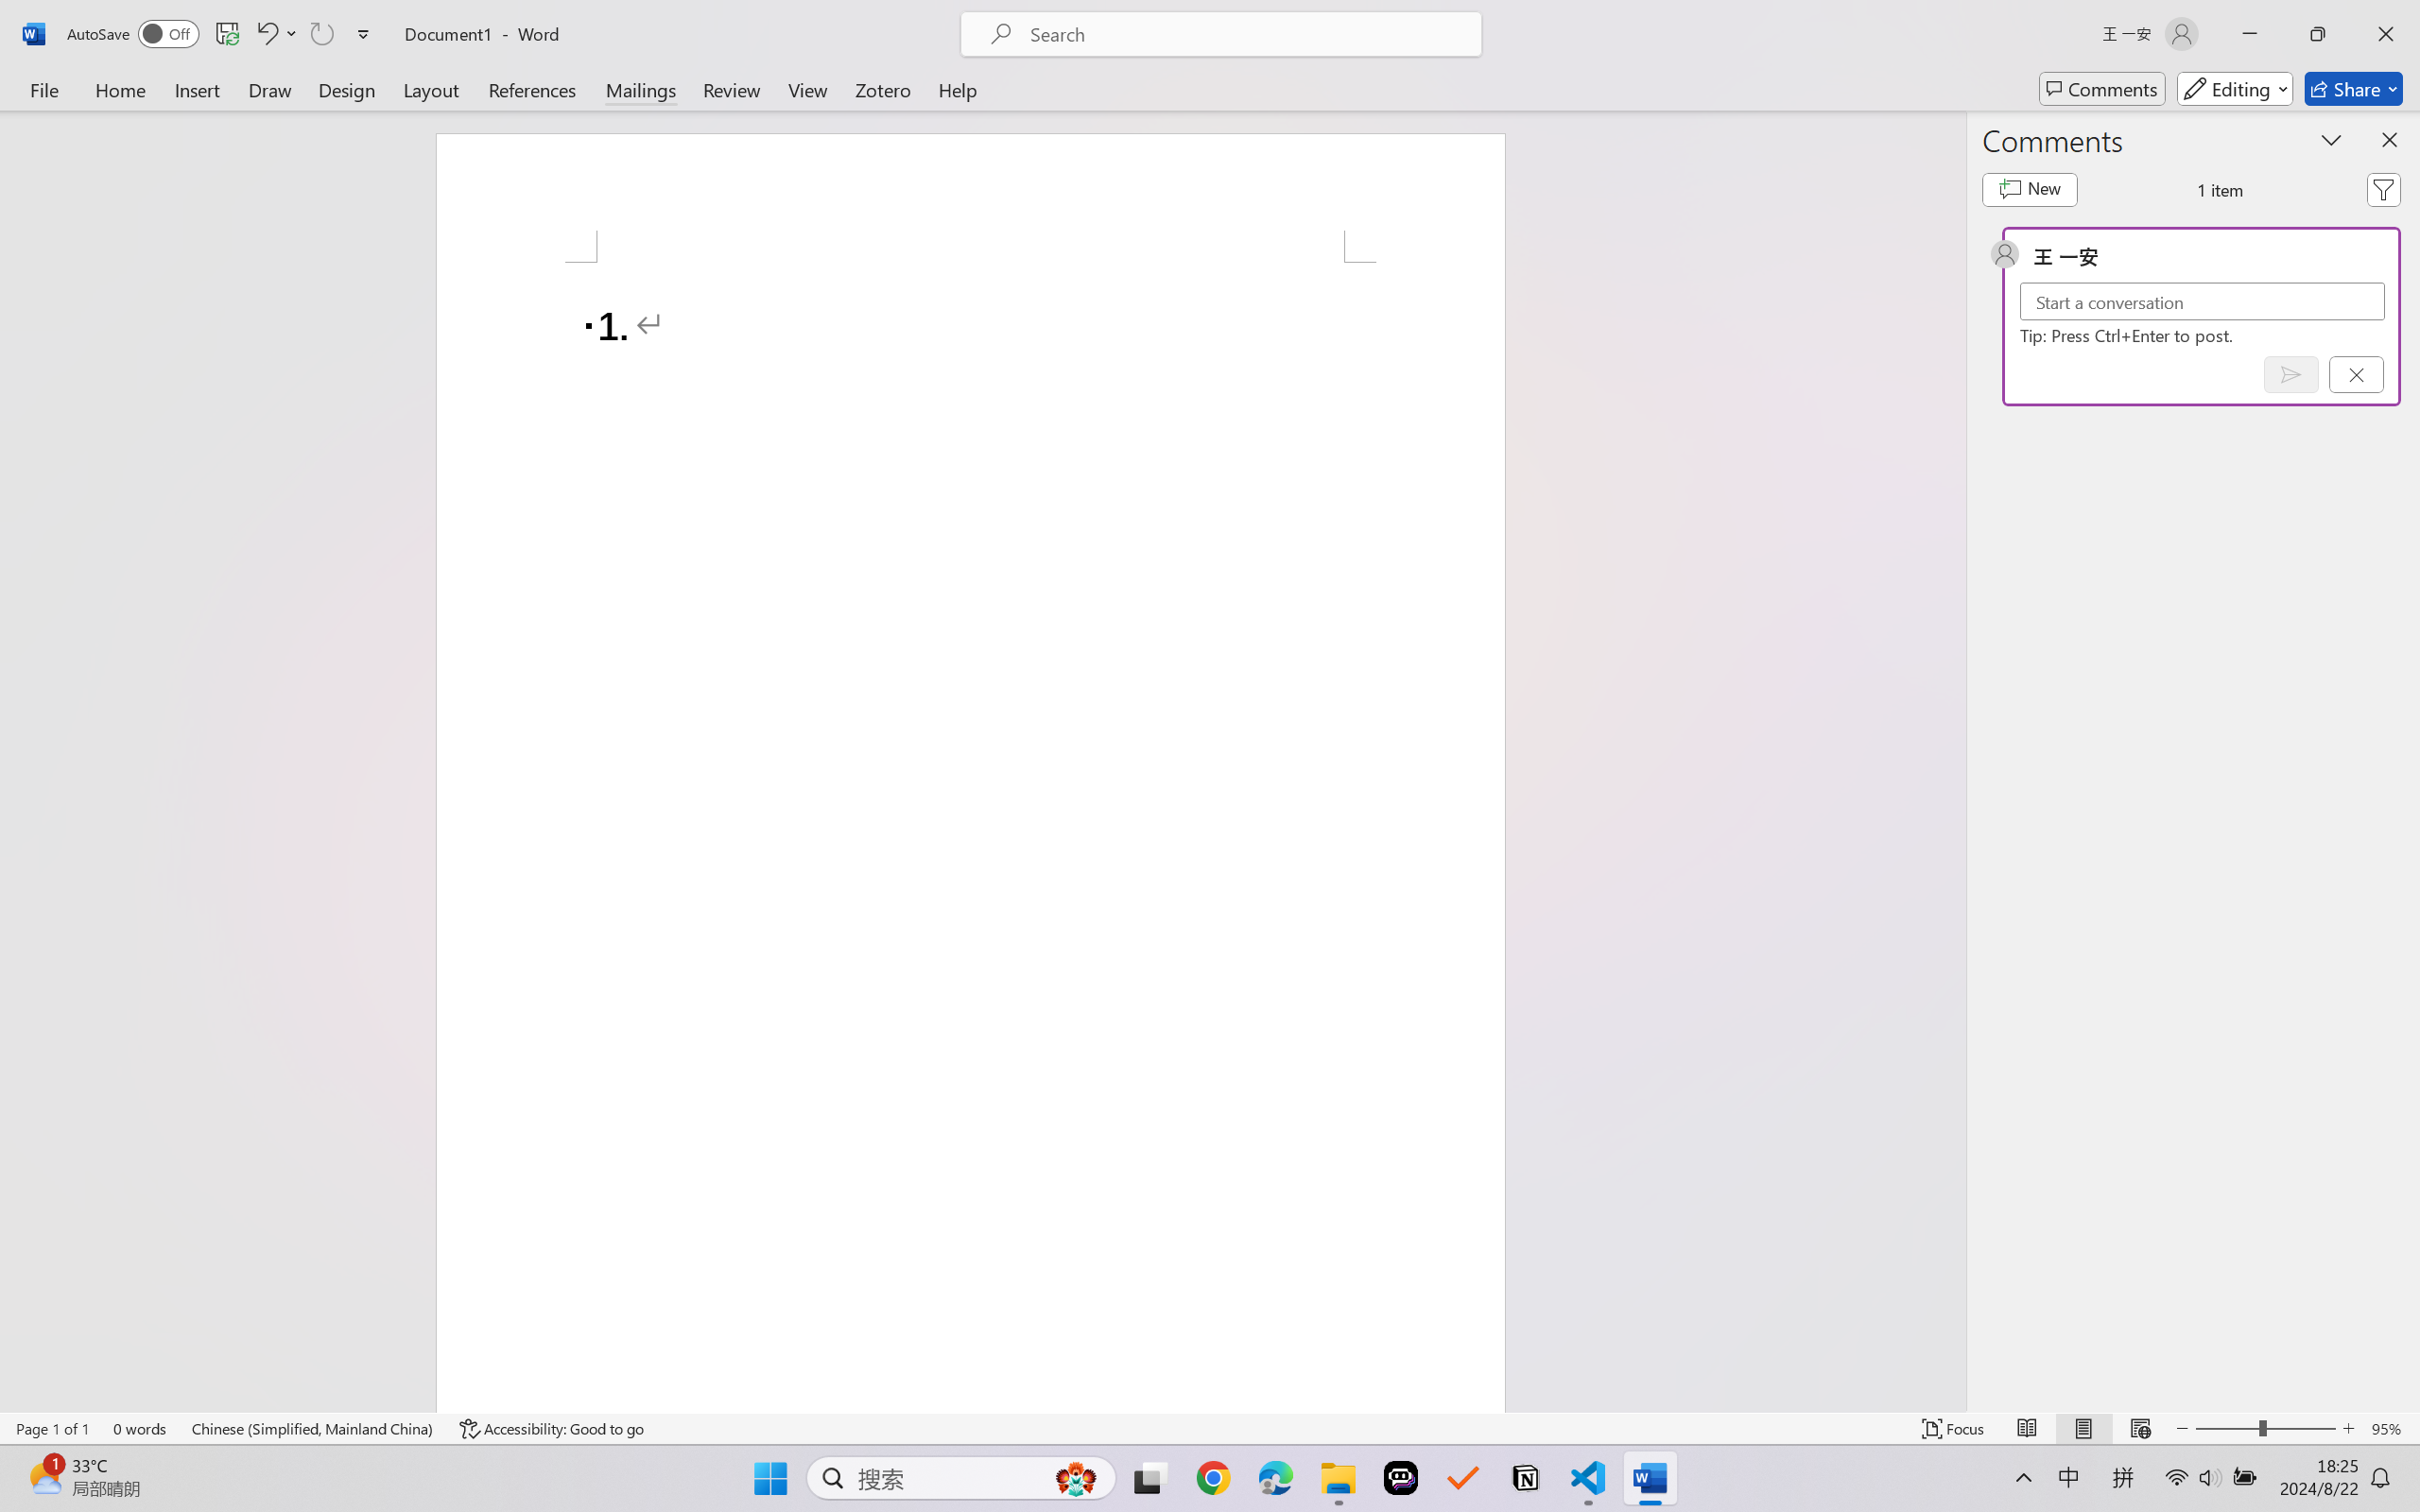 Image resolution: width=2420 pixels, height=1512 pixels. What do you see at coordinates (2383, 188) in the screenshot?
I see `'Filter'` at bounding box center [2383, 188].